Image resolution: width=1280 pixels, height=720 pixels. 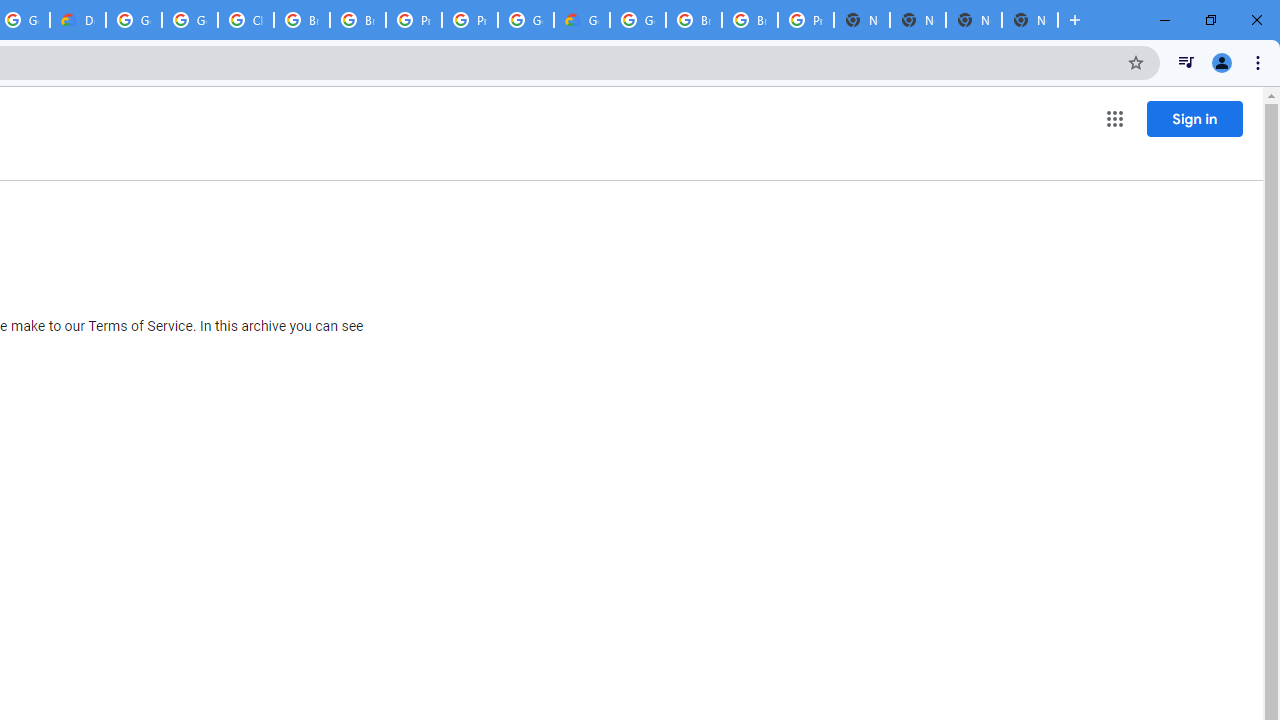 I want to click on 'Google Cloud Platform', so click(x=637, y=20).